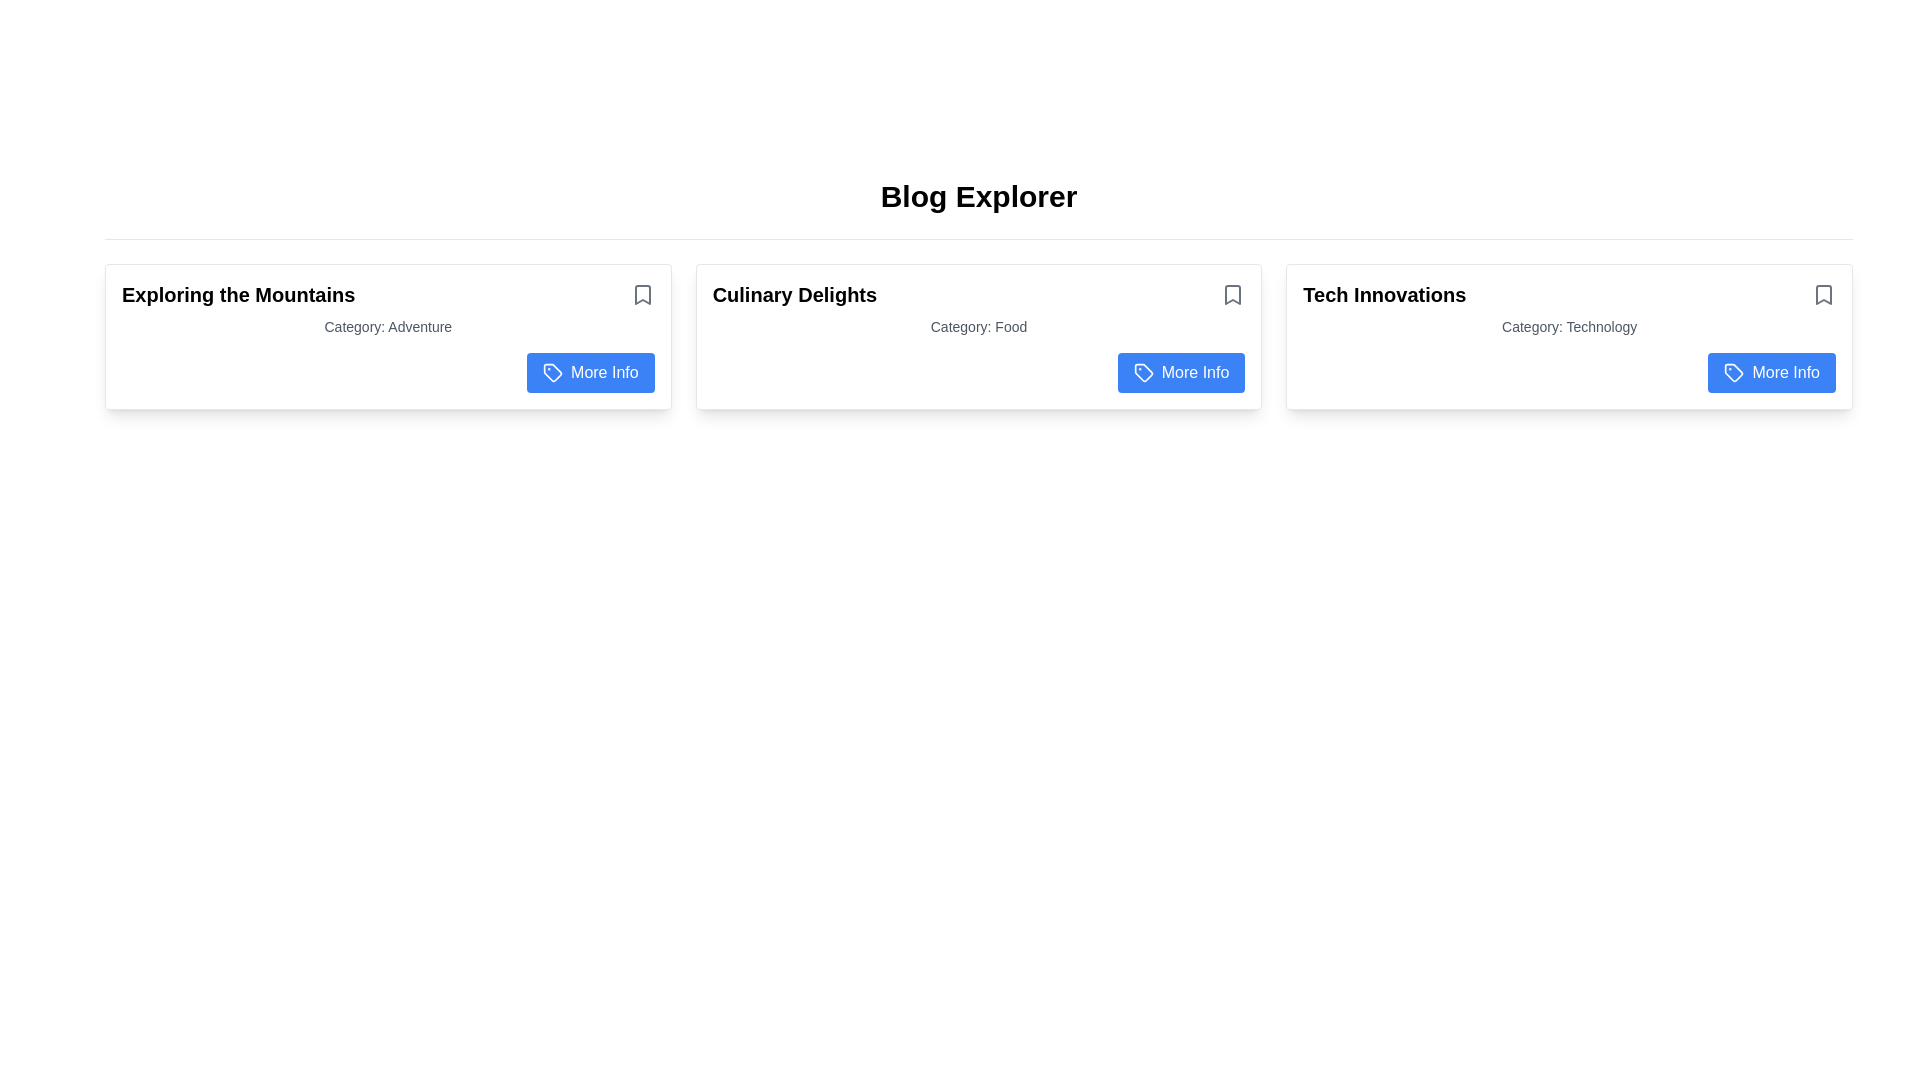 This screenshot has width=1920, height=1080. Describe the element at coordinates (1568, 326) in the screenshot. I see `text label that displays the category of the blog content, located beneath the title 'Tech Innovations' and above the 'More Info' button` at that location.